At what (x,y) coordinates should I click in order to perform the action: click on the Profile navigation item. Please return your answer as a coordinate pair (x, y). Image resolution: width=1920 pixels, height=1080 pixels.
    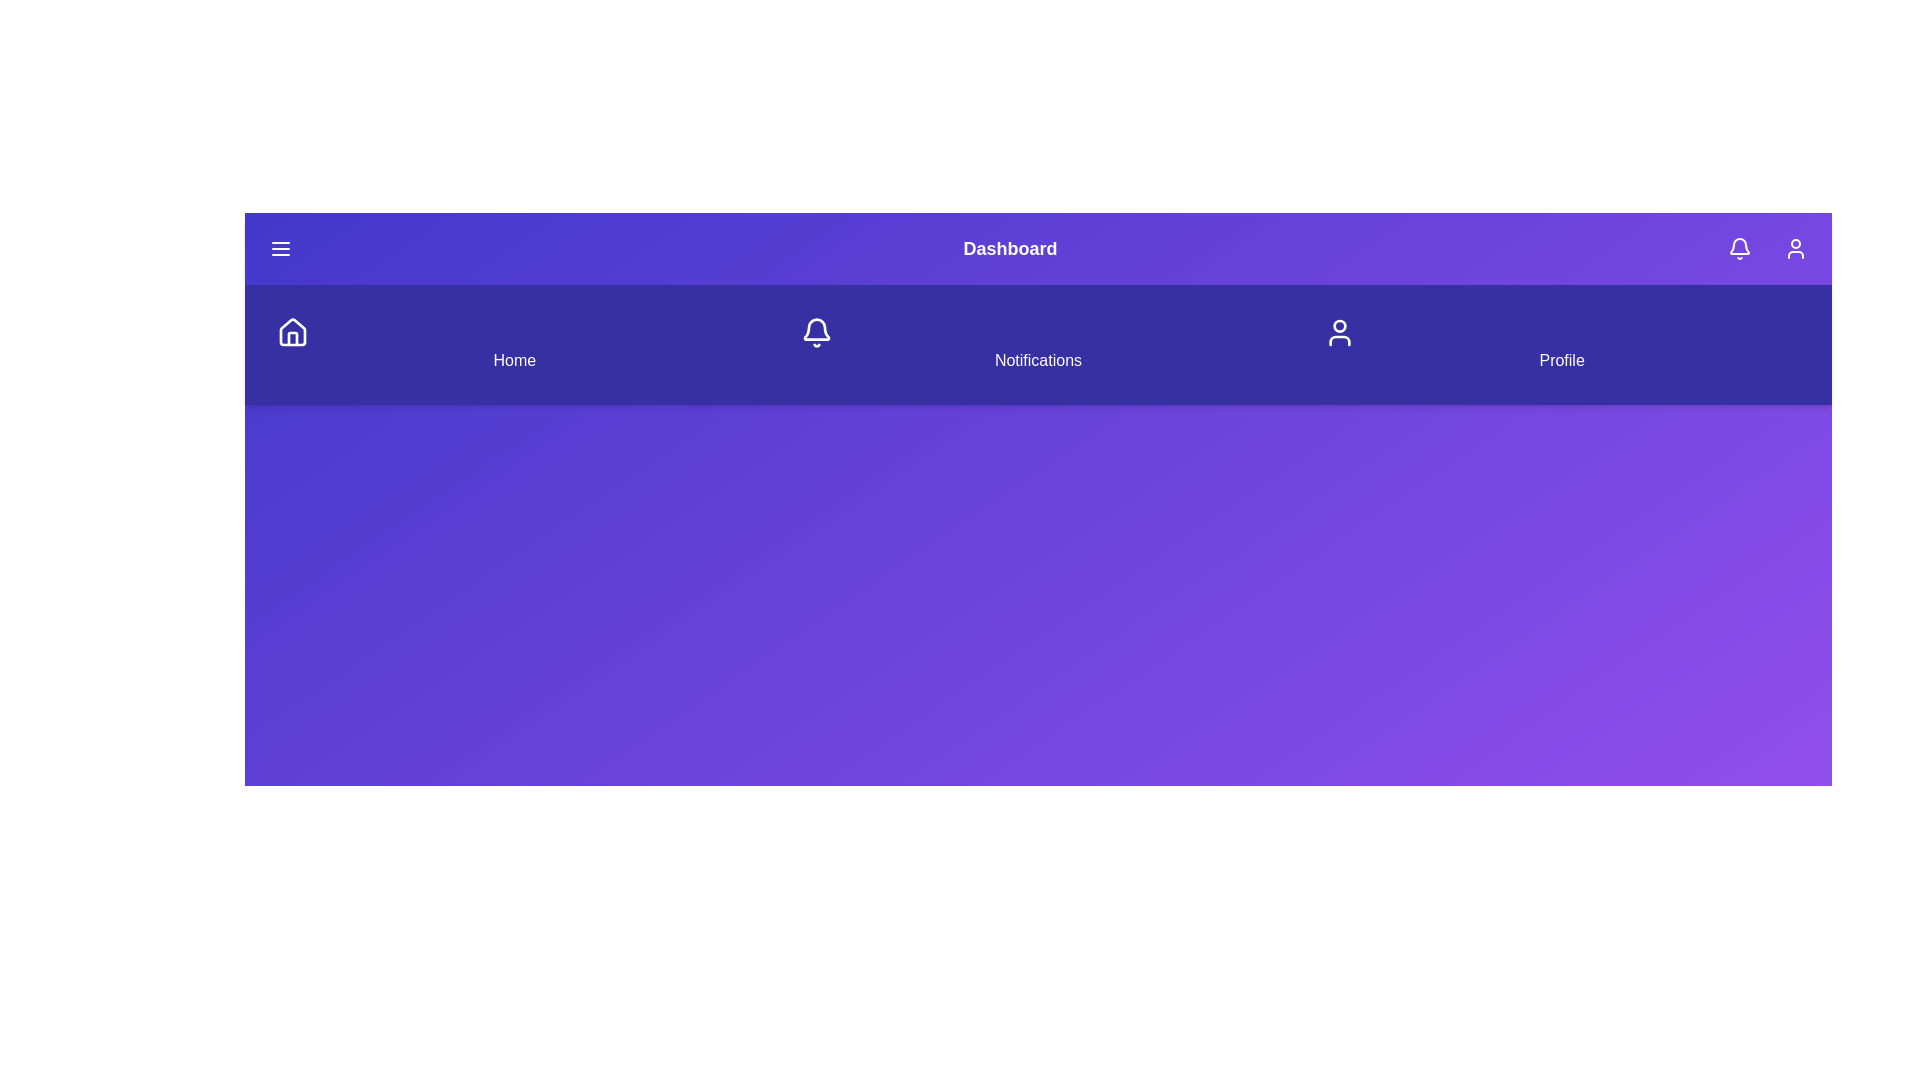
    Looking at the image, I should click on (1560, 343).